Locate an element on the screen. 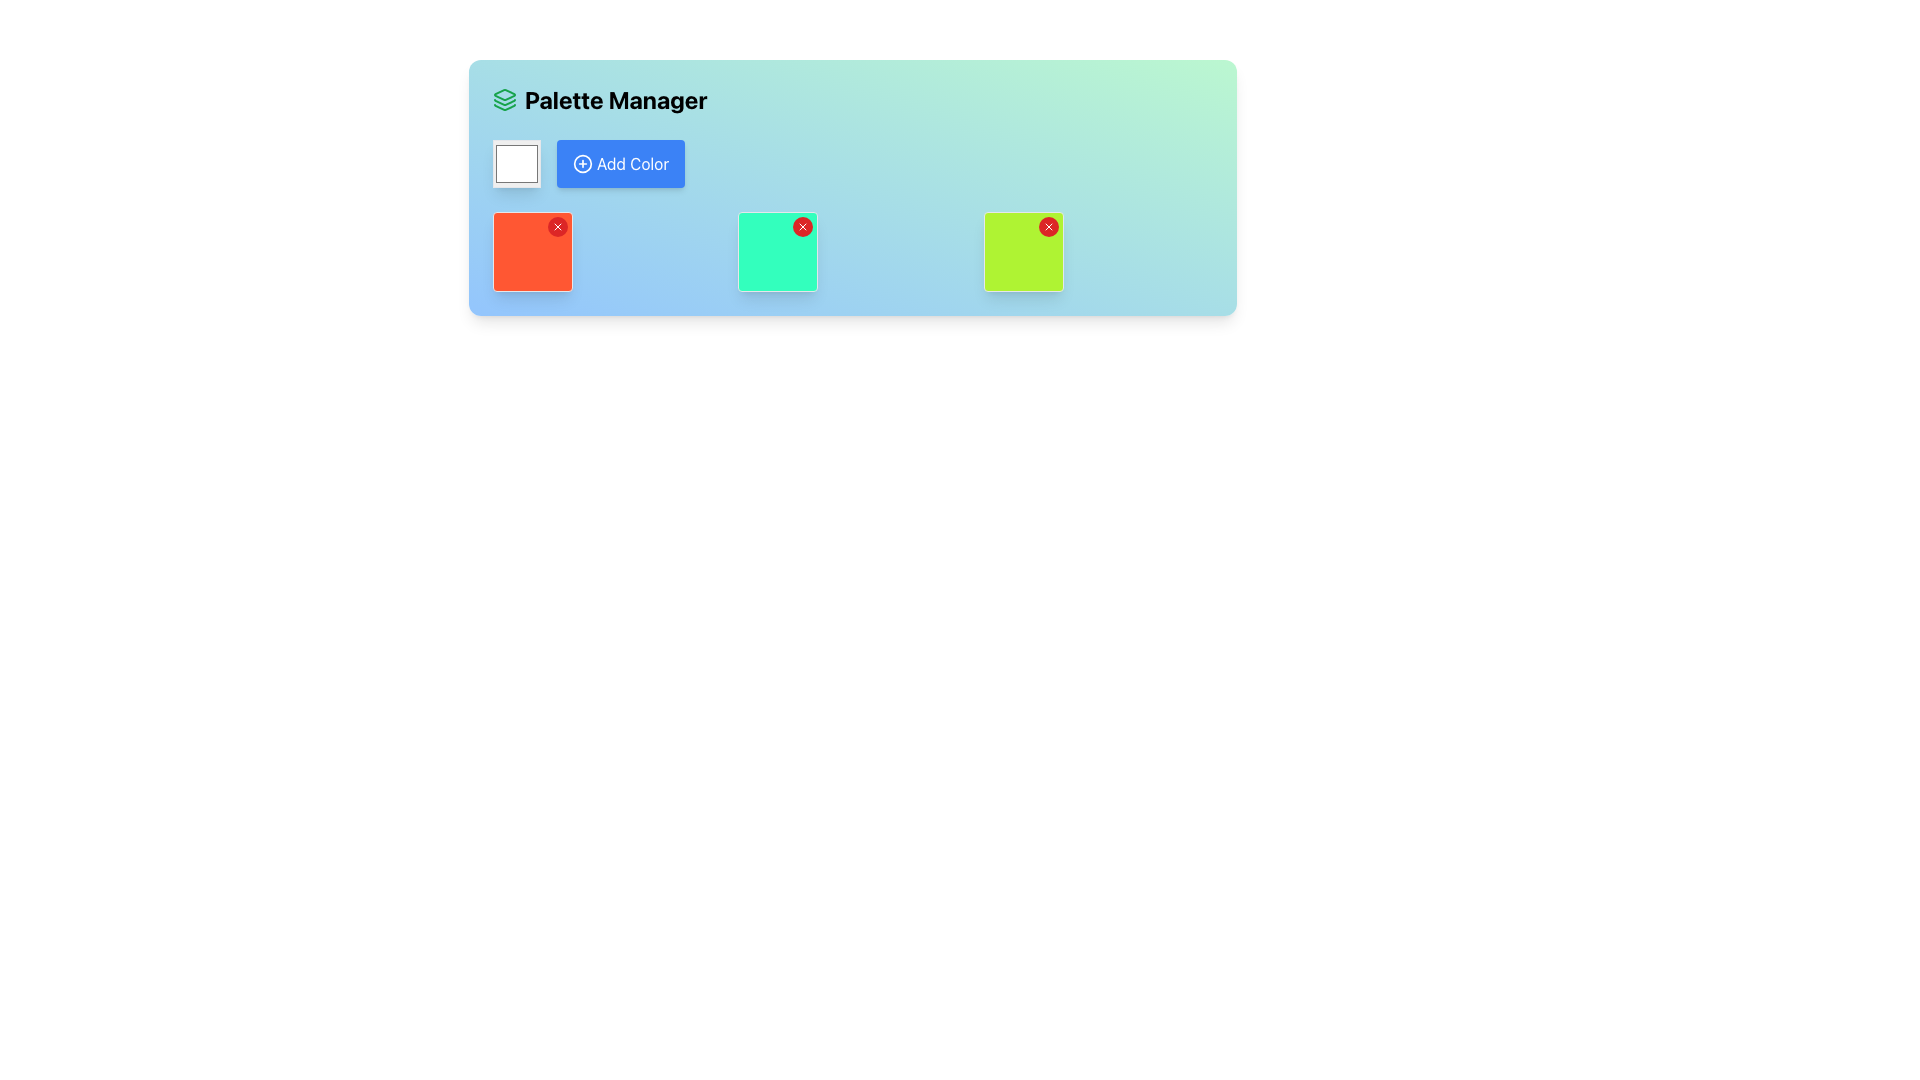  the close icon button located at the top-right corner of the green square color tile is located at coordinates (802, 226).